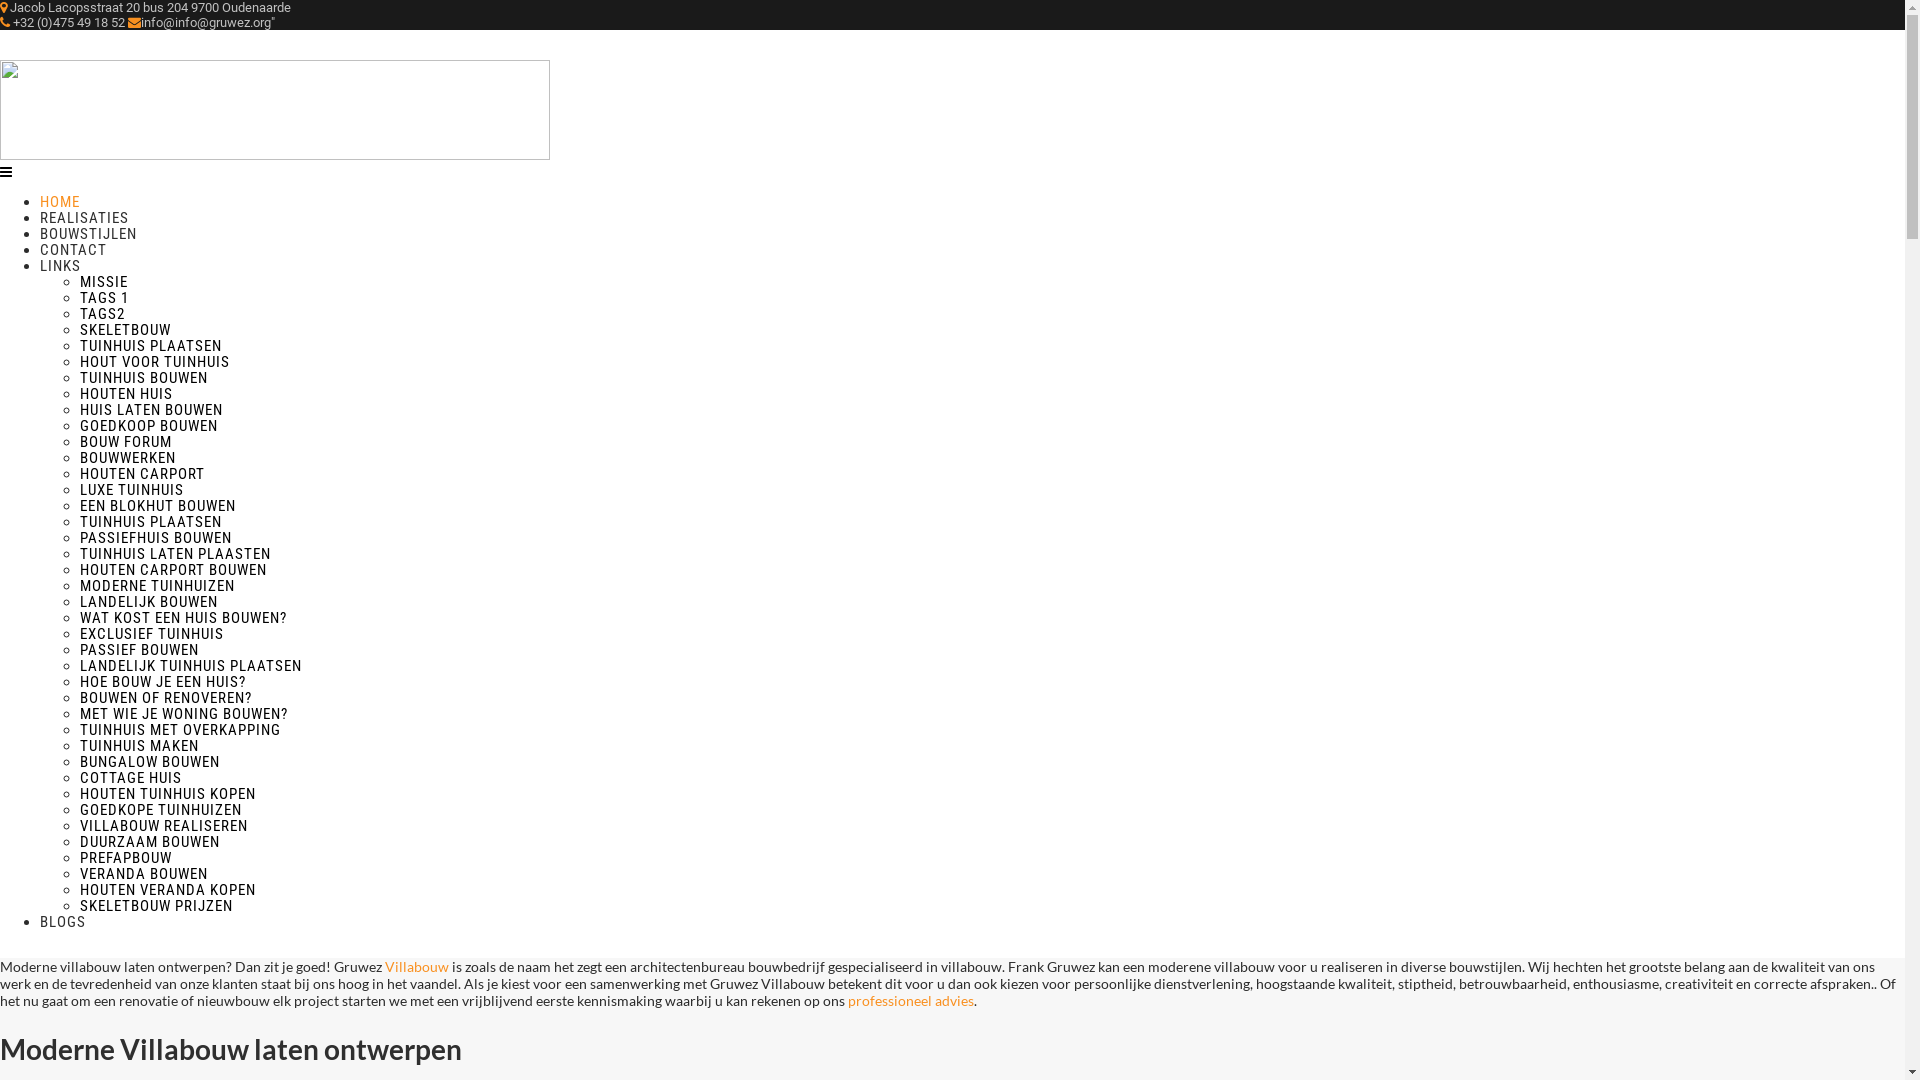  I want to click on 'HUIS LATEN BOUWEN', so click(150, 408).